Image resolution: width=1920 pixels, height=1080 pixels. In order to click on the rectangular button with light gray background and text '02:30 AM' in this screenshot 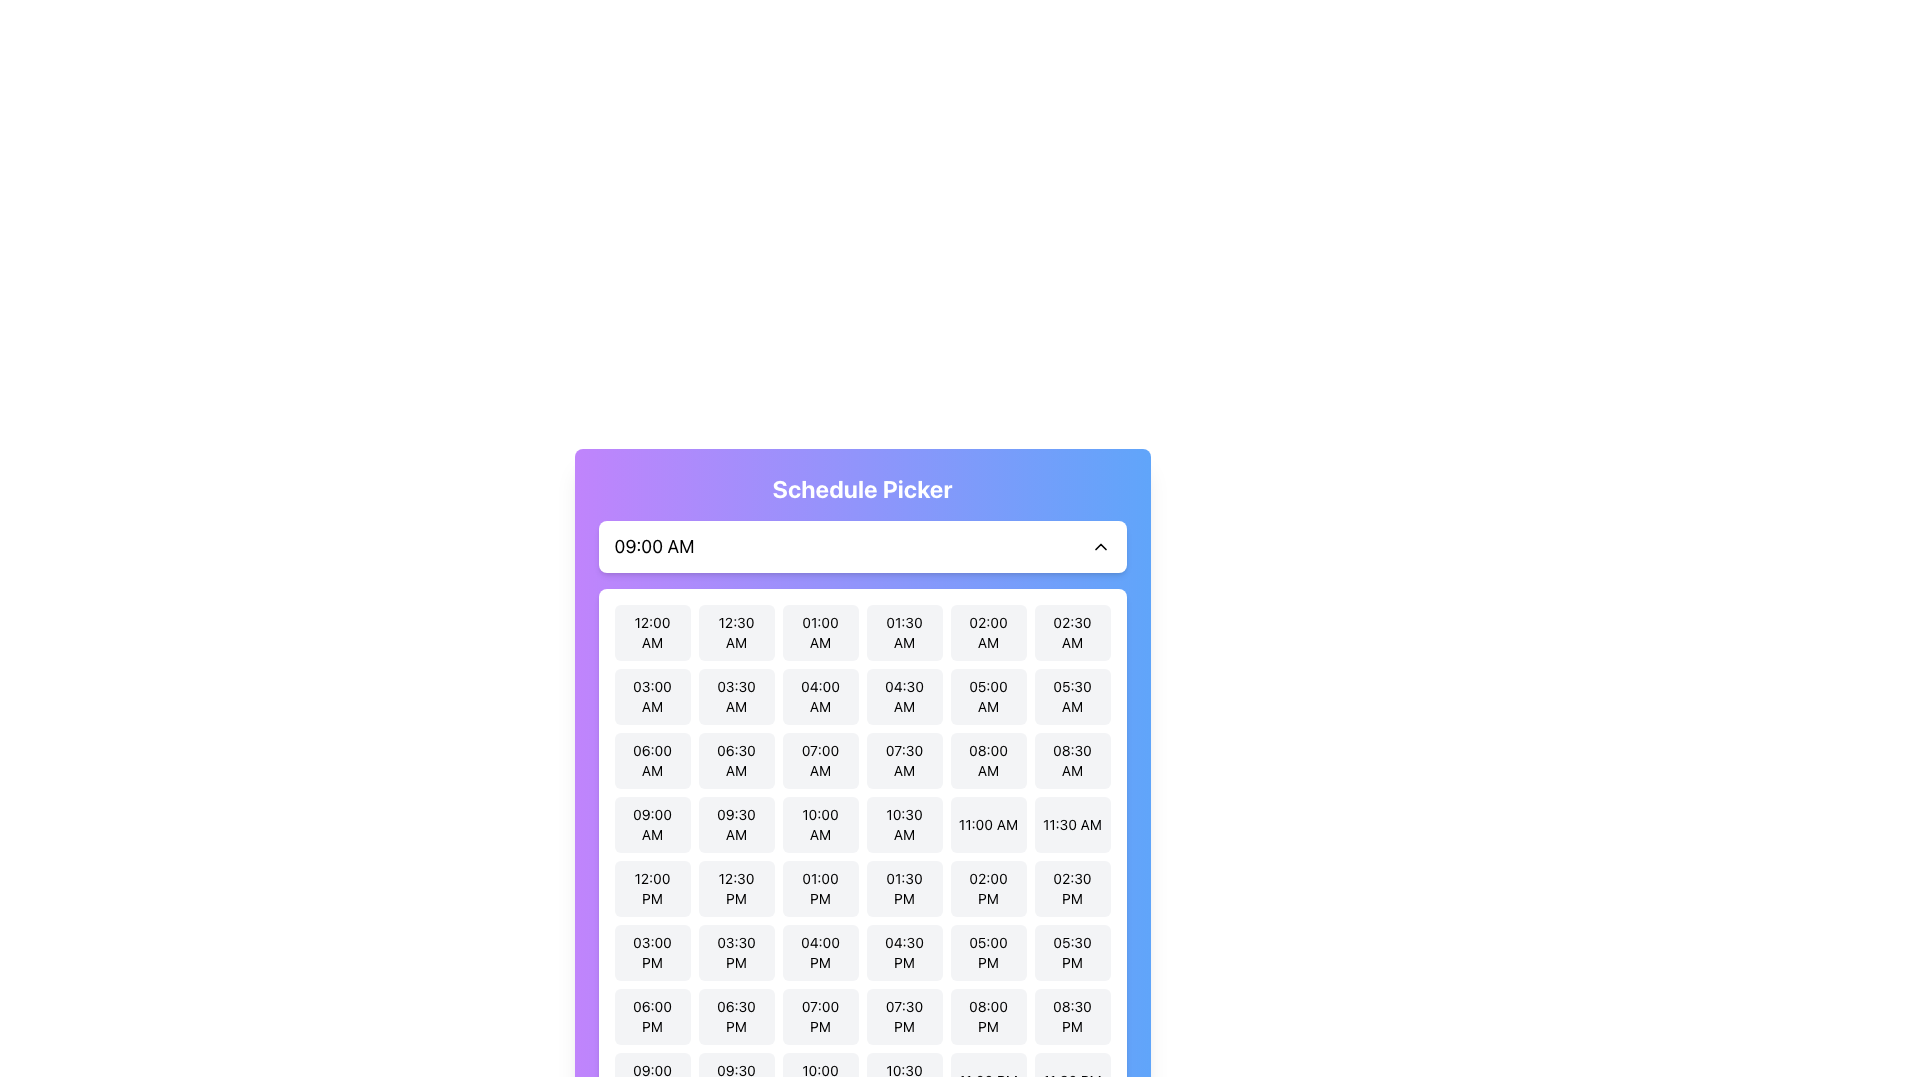, I will do `click(1071, 632)`.